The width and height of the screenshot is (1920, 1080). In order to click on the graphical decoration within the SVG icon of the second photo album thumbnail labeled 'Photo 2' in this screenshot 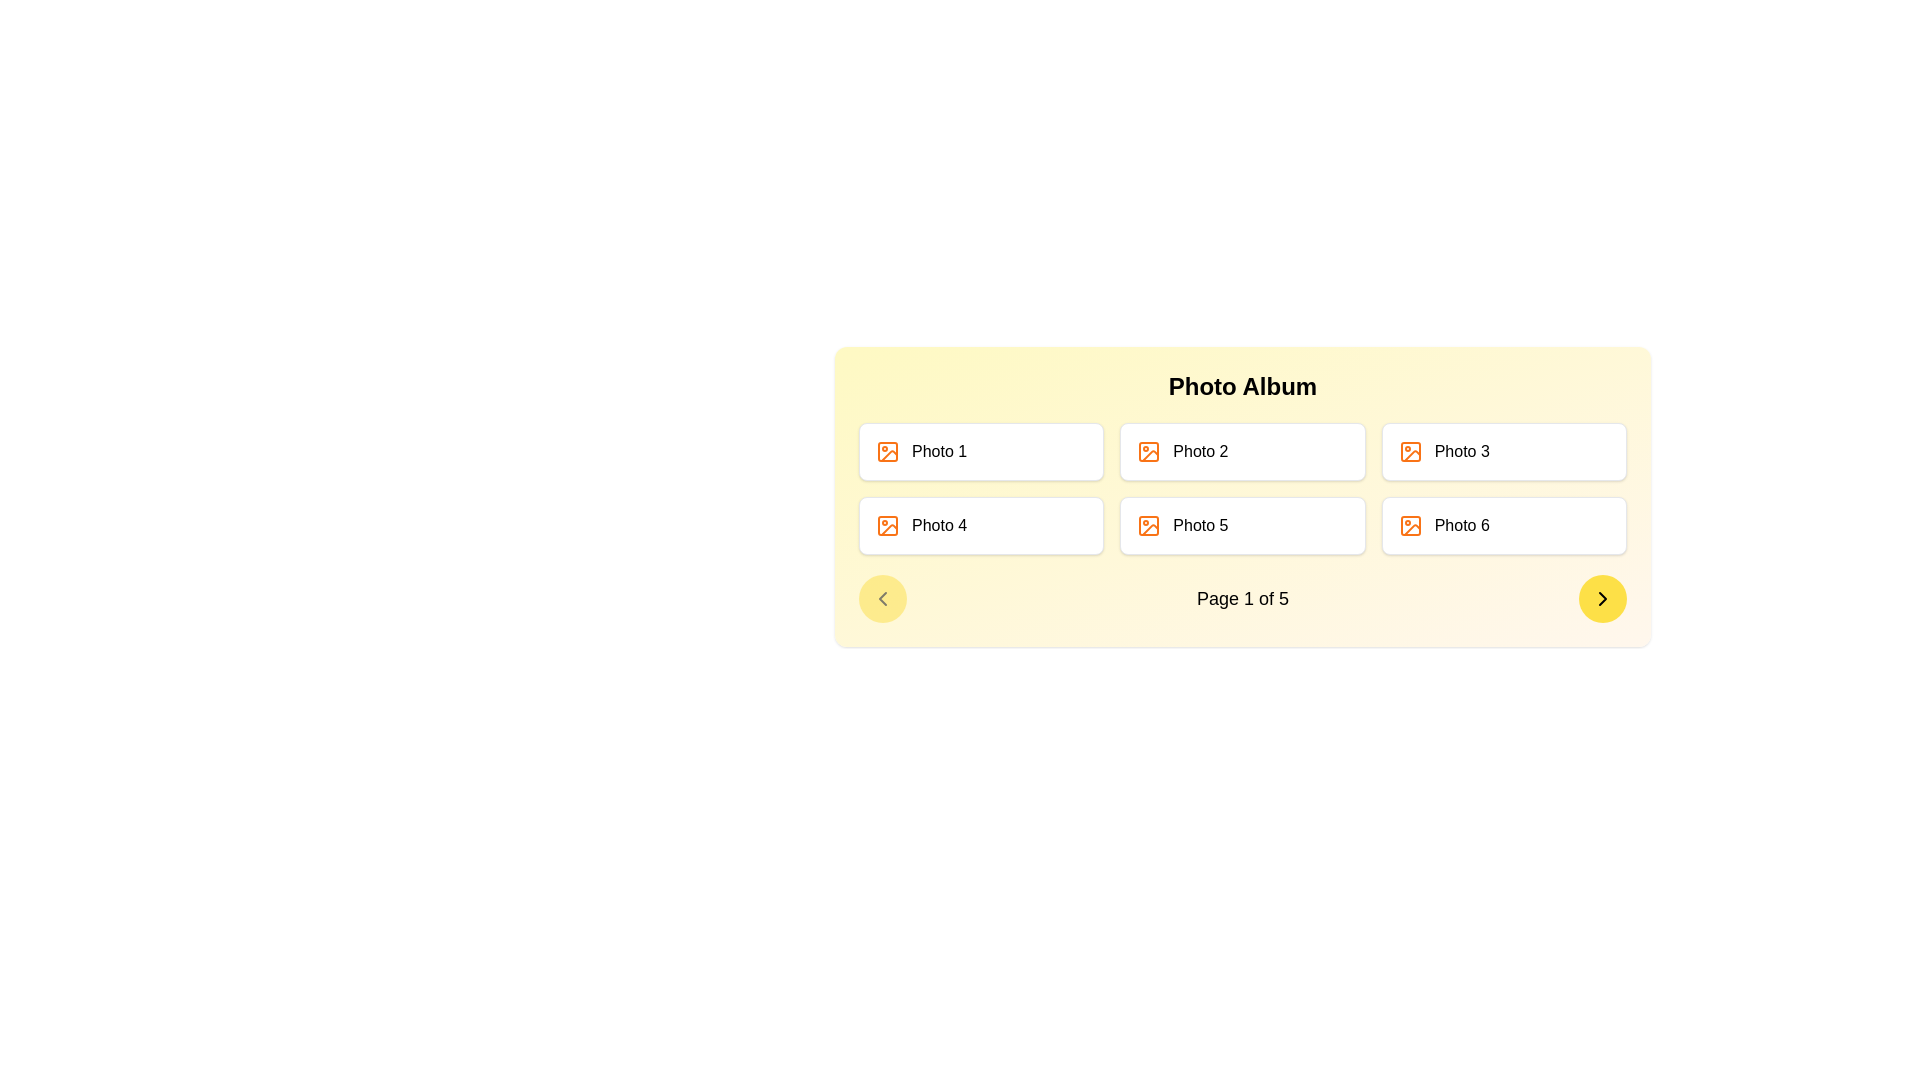, I will do `click(1150, 456)`.